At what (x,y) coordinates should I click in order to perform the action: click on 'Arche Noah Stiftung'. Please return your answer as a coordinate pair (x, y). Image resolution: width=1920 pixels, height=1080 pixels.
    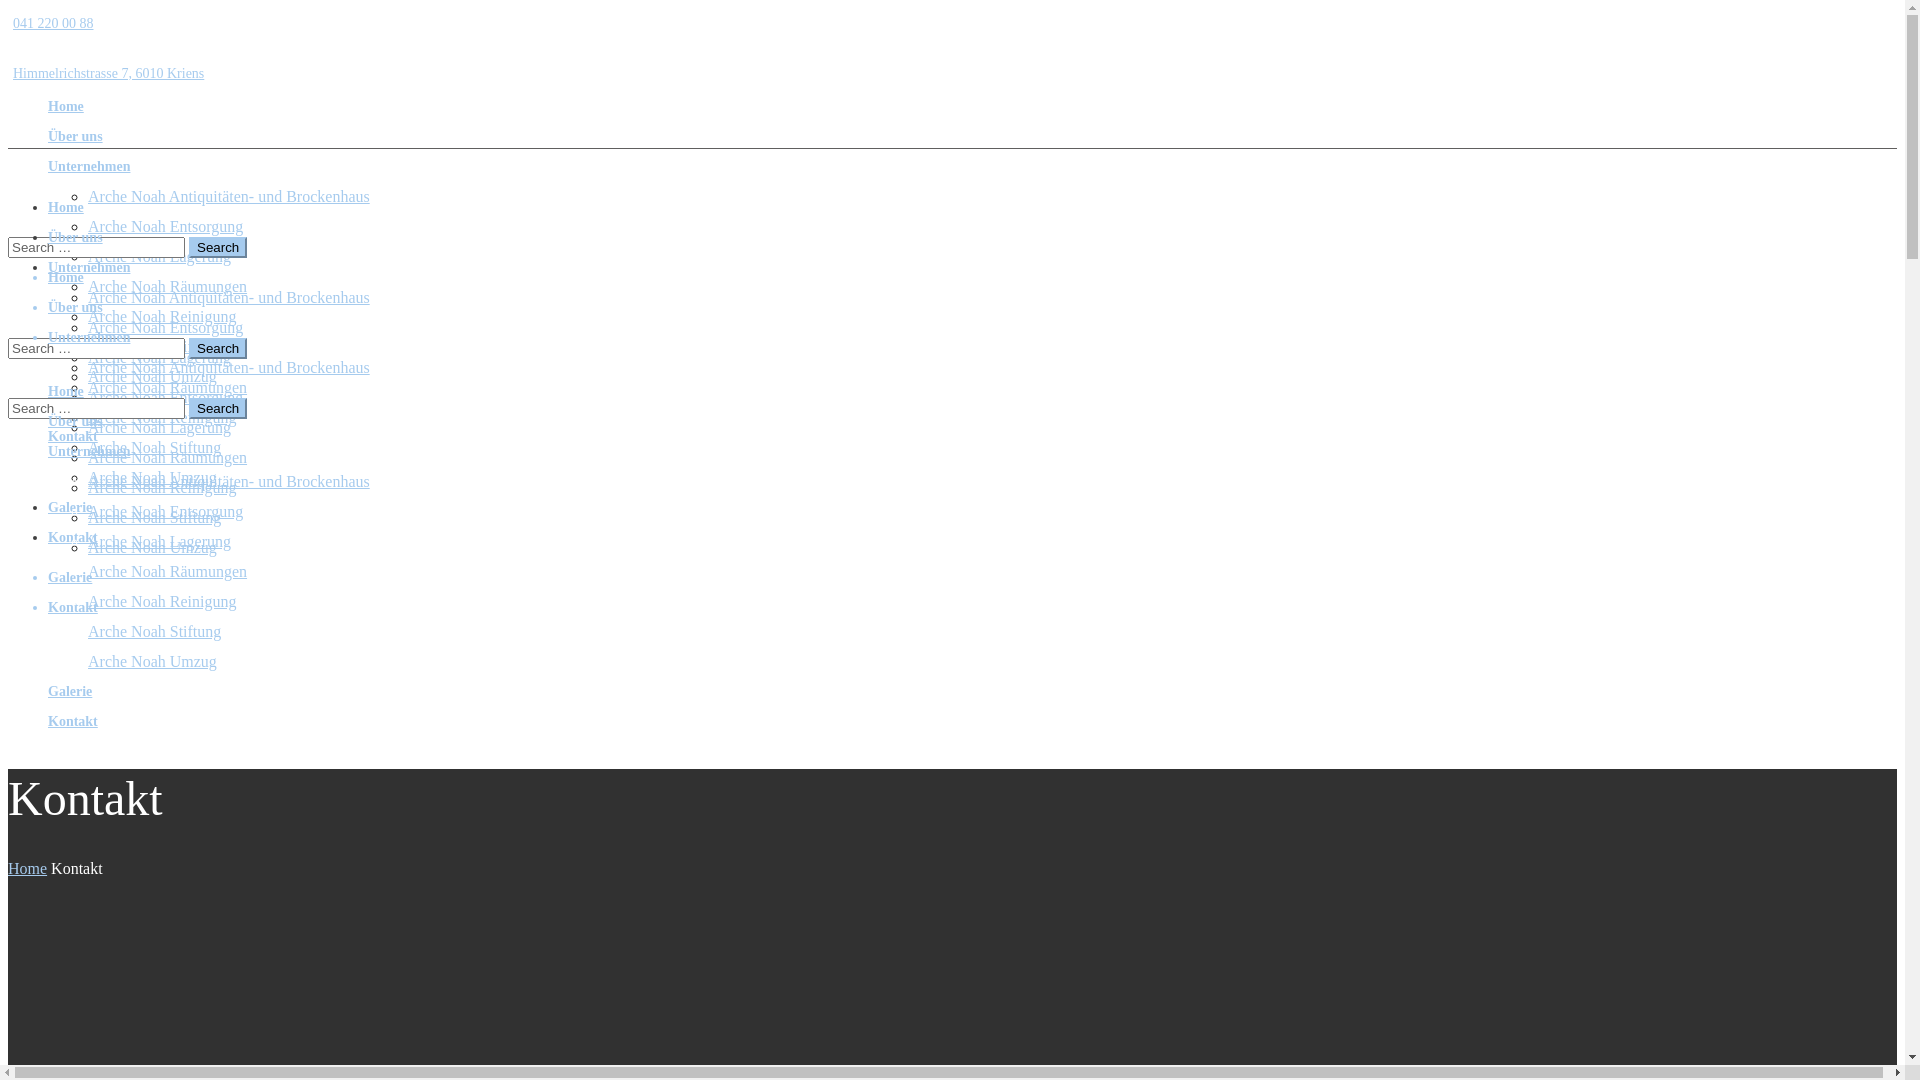
    Looking at the image, I should click on (153, 631).